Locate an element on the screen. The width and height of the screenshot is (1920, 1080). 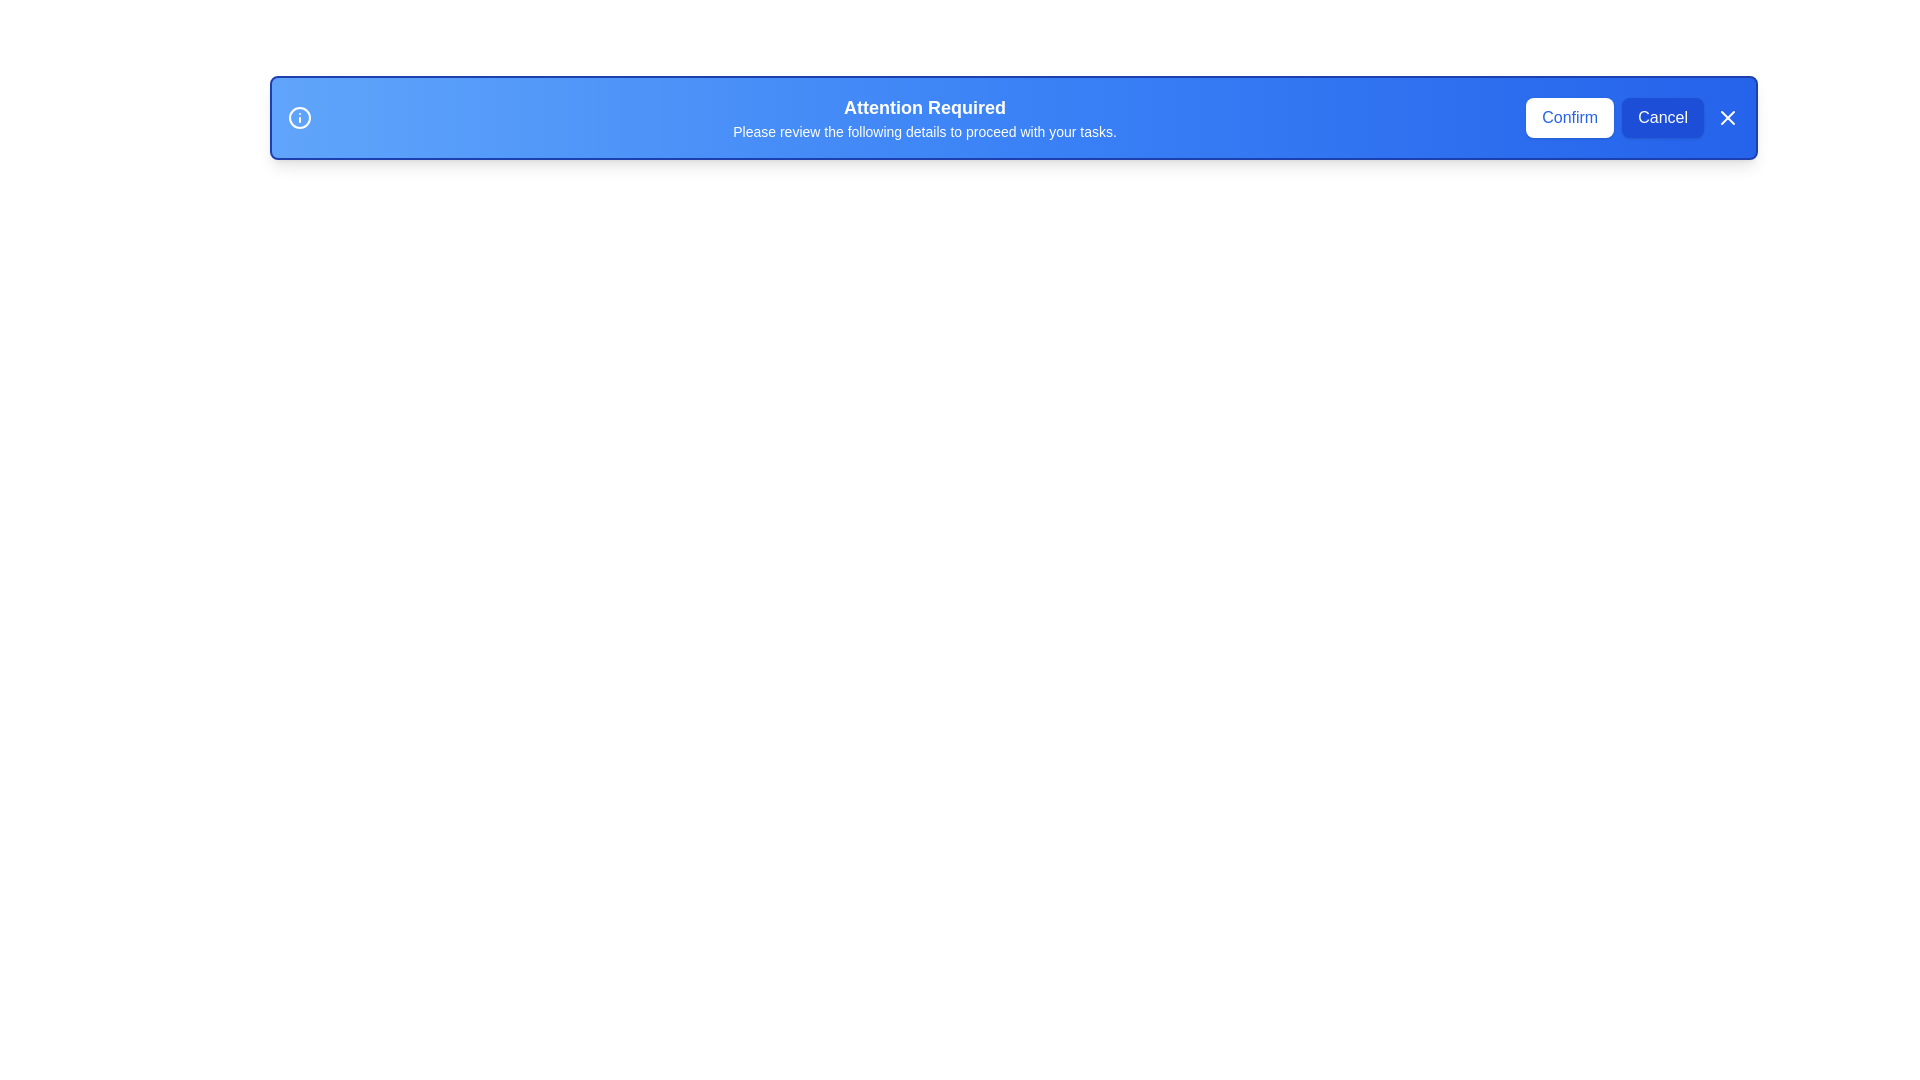
the close button to close the notification bar is located at coordinates (1727, 118).